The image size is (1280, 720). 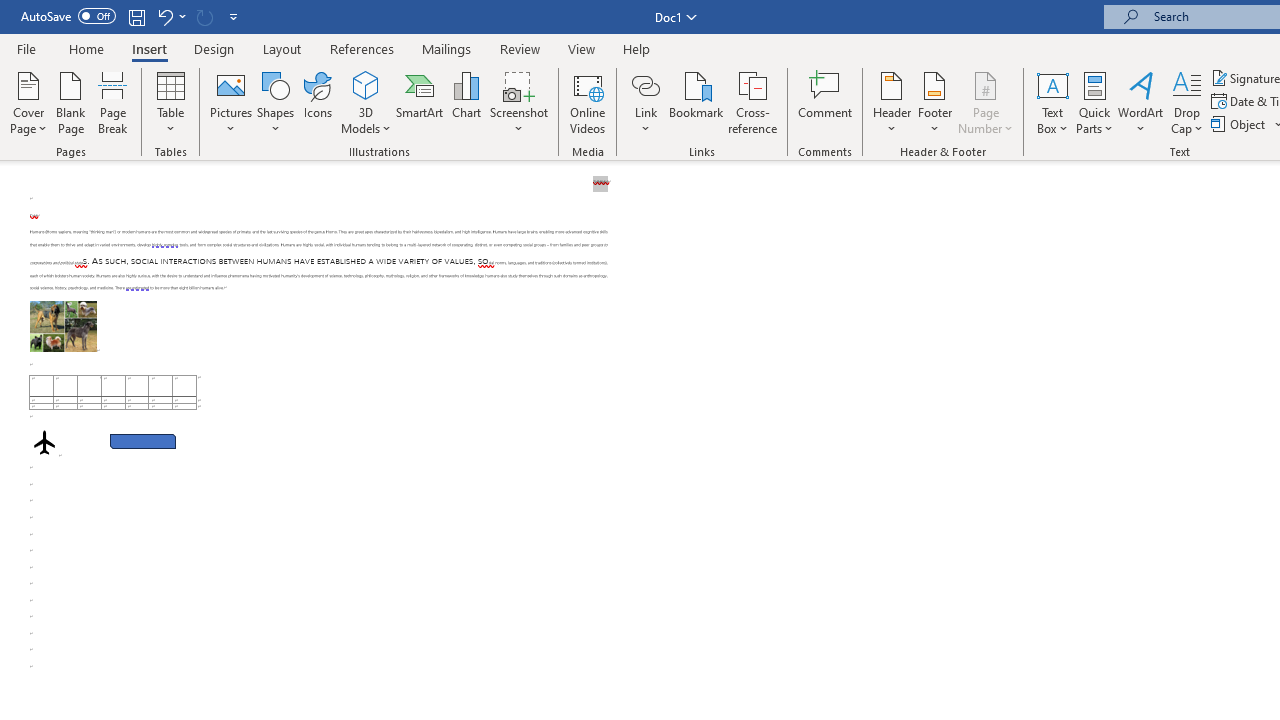 I want to click on 'Comment', so click(x=825, y=103).